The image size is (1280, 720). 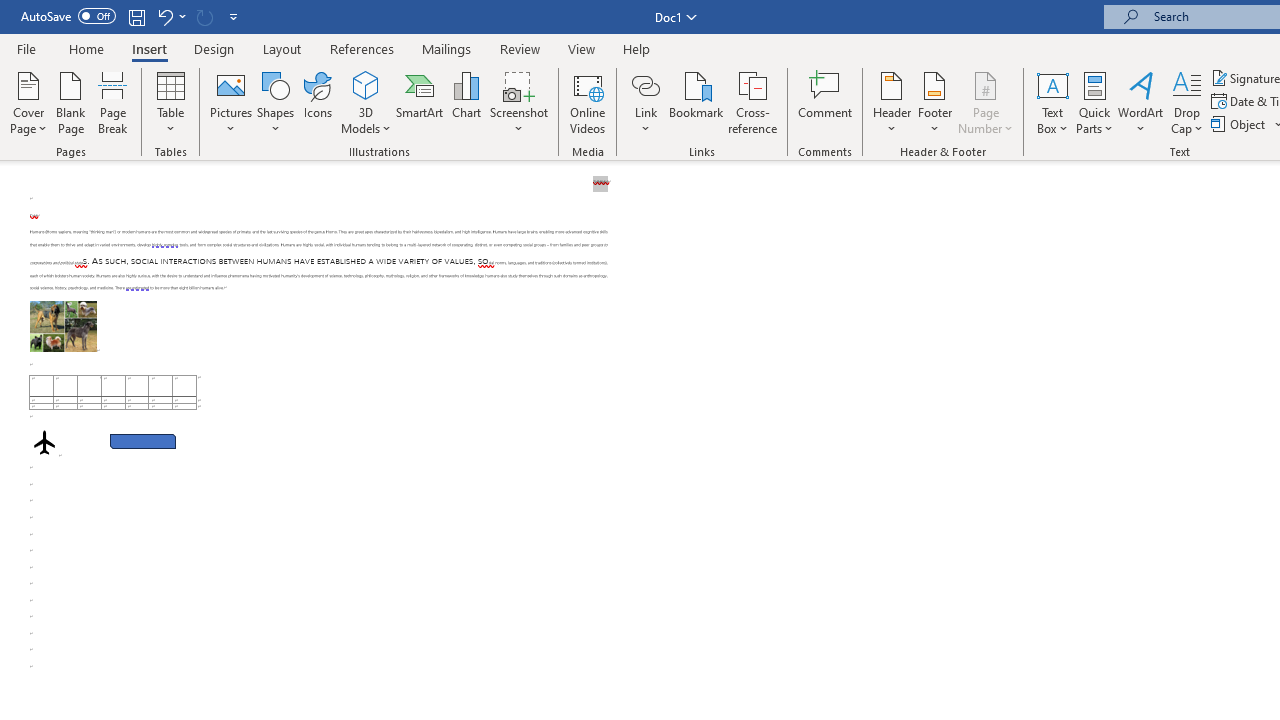 I want to click on 'Comment', so click(x=825, y=103).